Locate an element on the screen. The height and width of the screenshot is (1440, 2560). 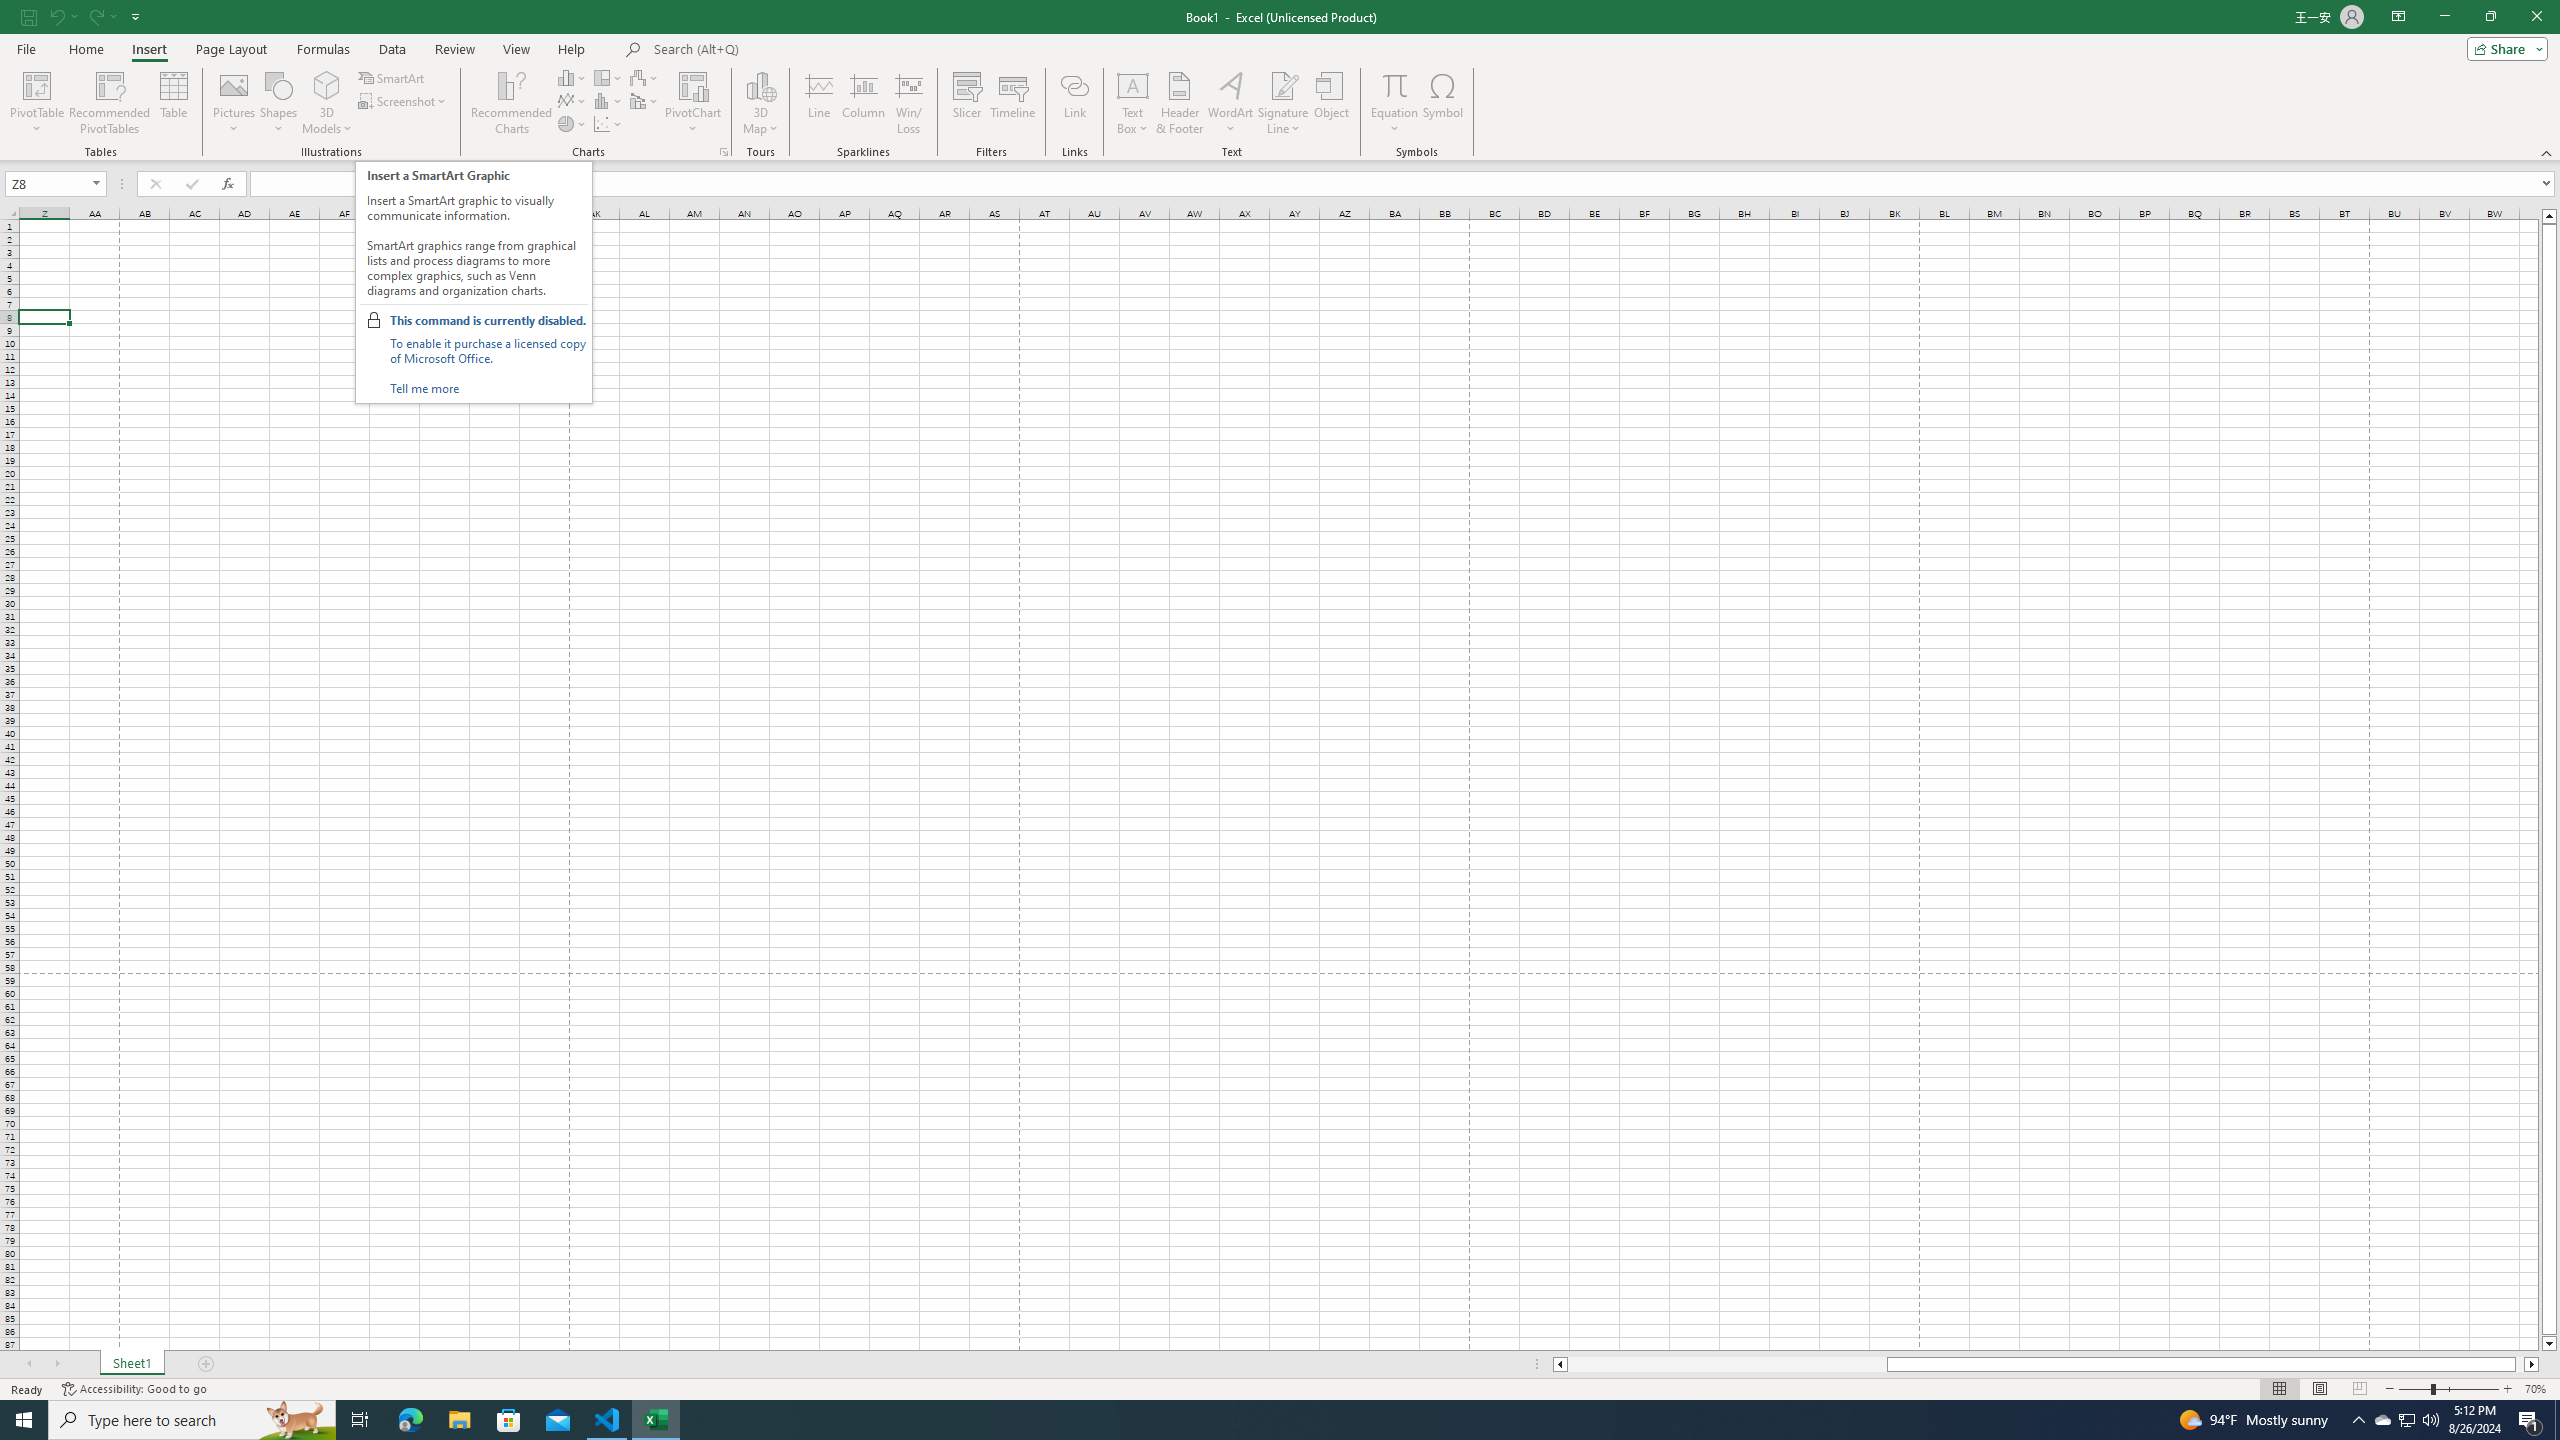
'Ribbon Display Options' is located at coordinates (2397, 16).